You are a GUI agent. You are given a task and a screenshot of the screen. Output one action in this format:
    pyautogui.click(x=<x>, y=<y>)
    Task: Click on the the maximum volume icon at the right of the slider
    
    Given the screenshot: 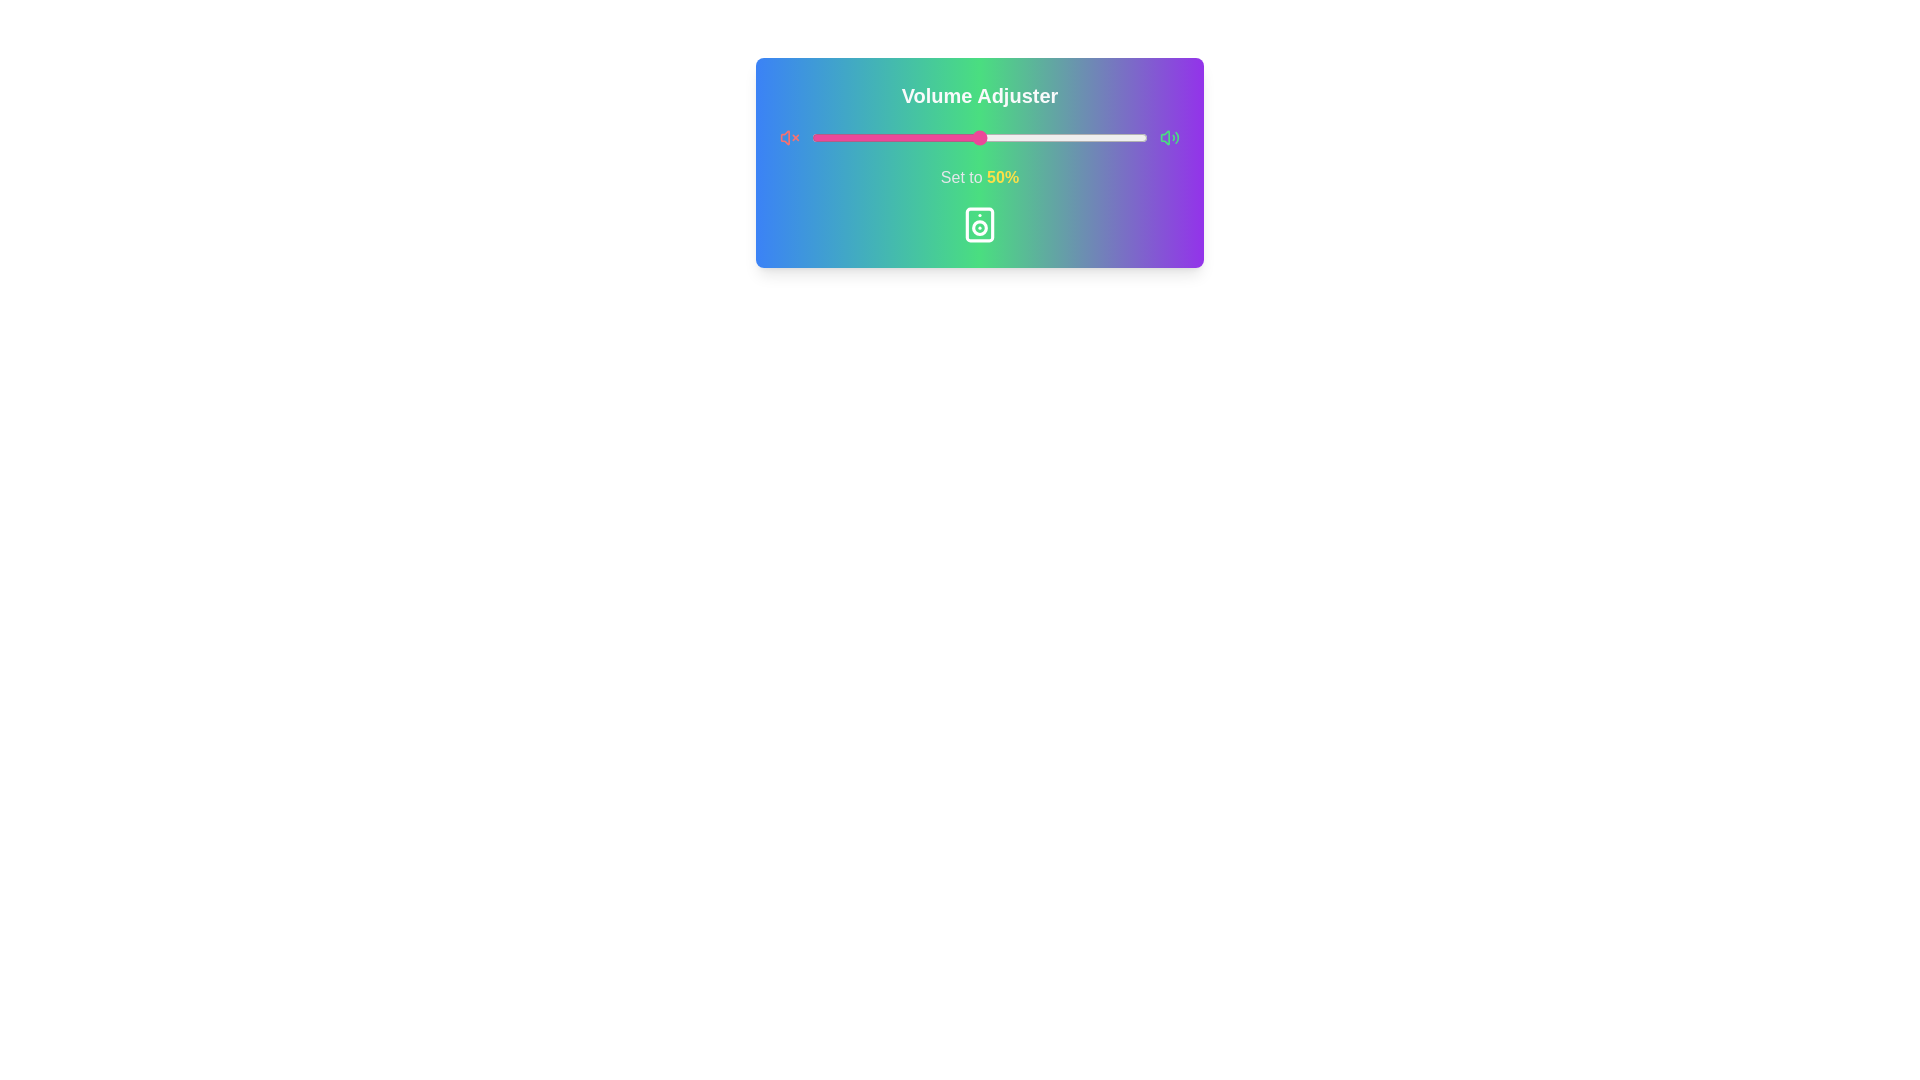 What is the action you would take?
    pyautogui.click(x=1169, y=137)
    